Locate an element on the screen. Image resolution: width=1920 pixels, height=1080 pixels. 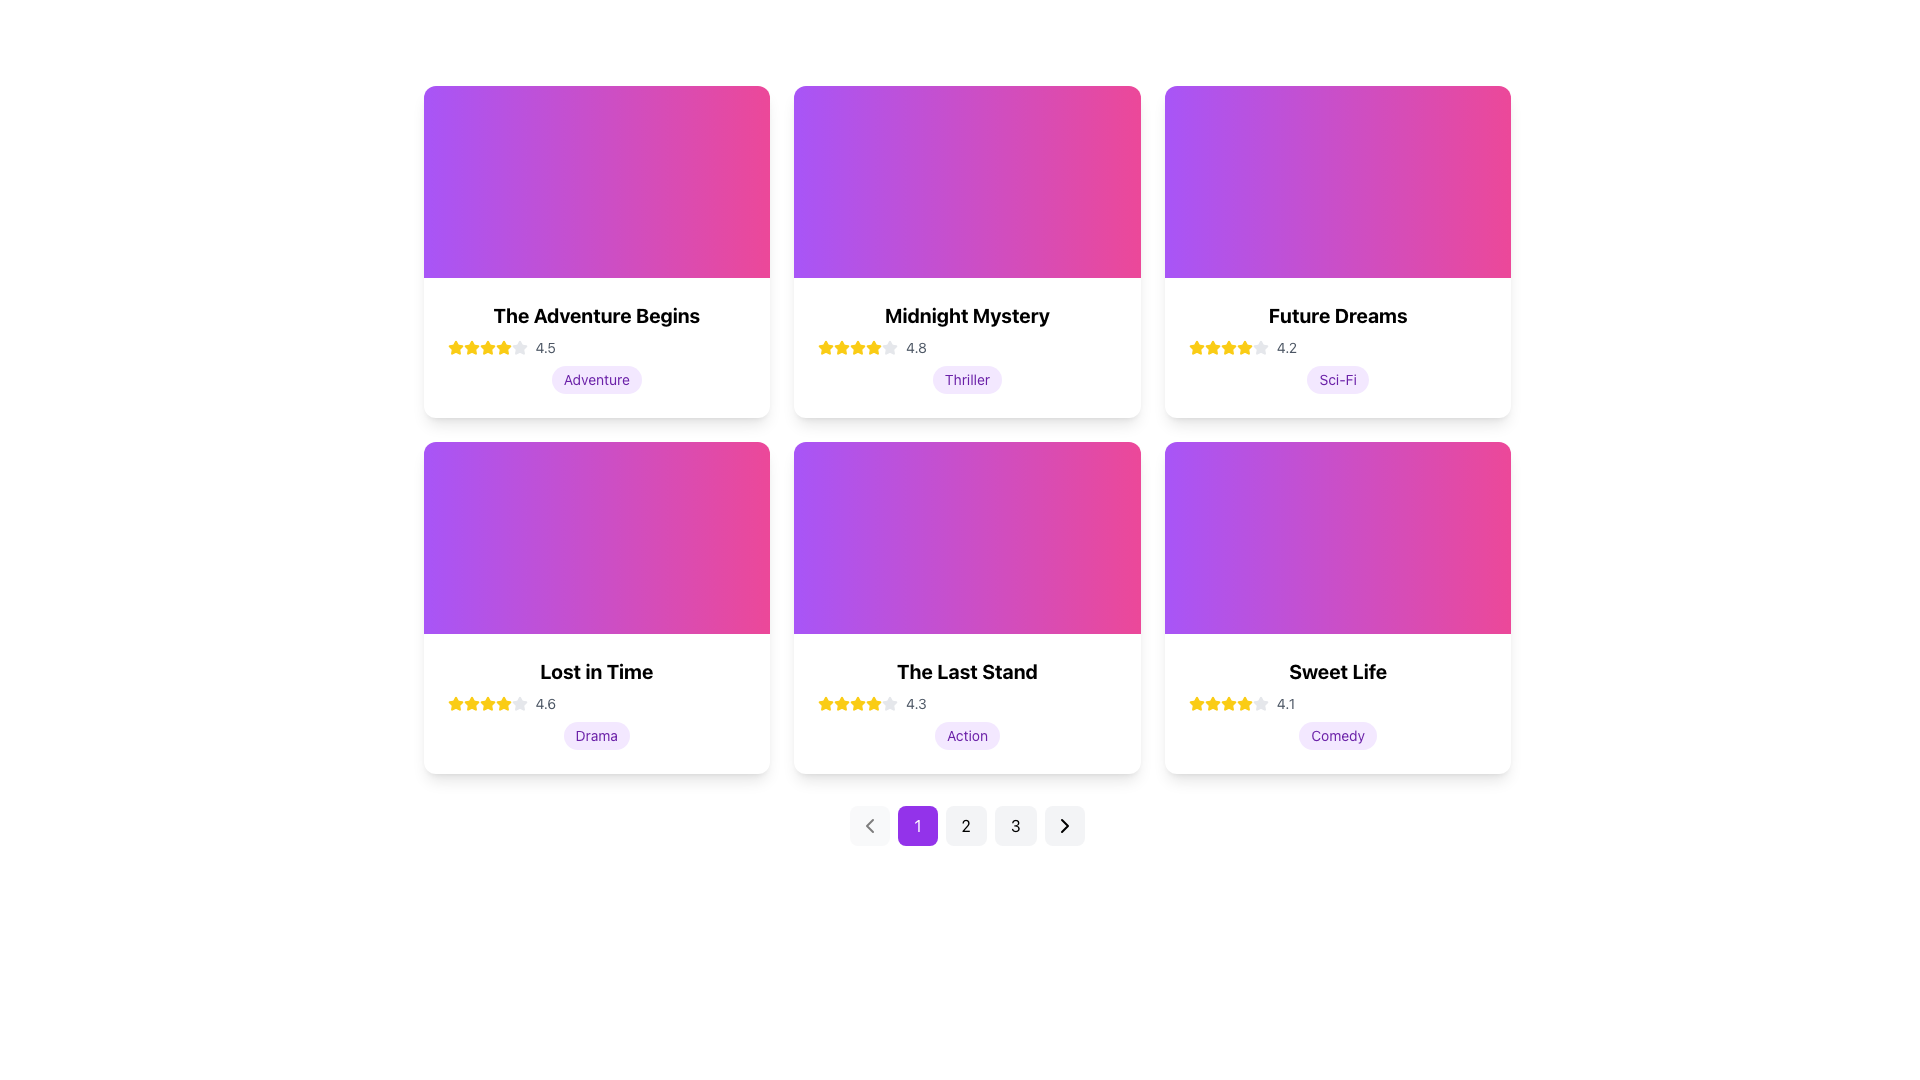
over the fifth star icon in the rating system is located at coordinates (503, 346).